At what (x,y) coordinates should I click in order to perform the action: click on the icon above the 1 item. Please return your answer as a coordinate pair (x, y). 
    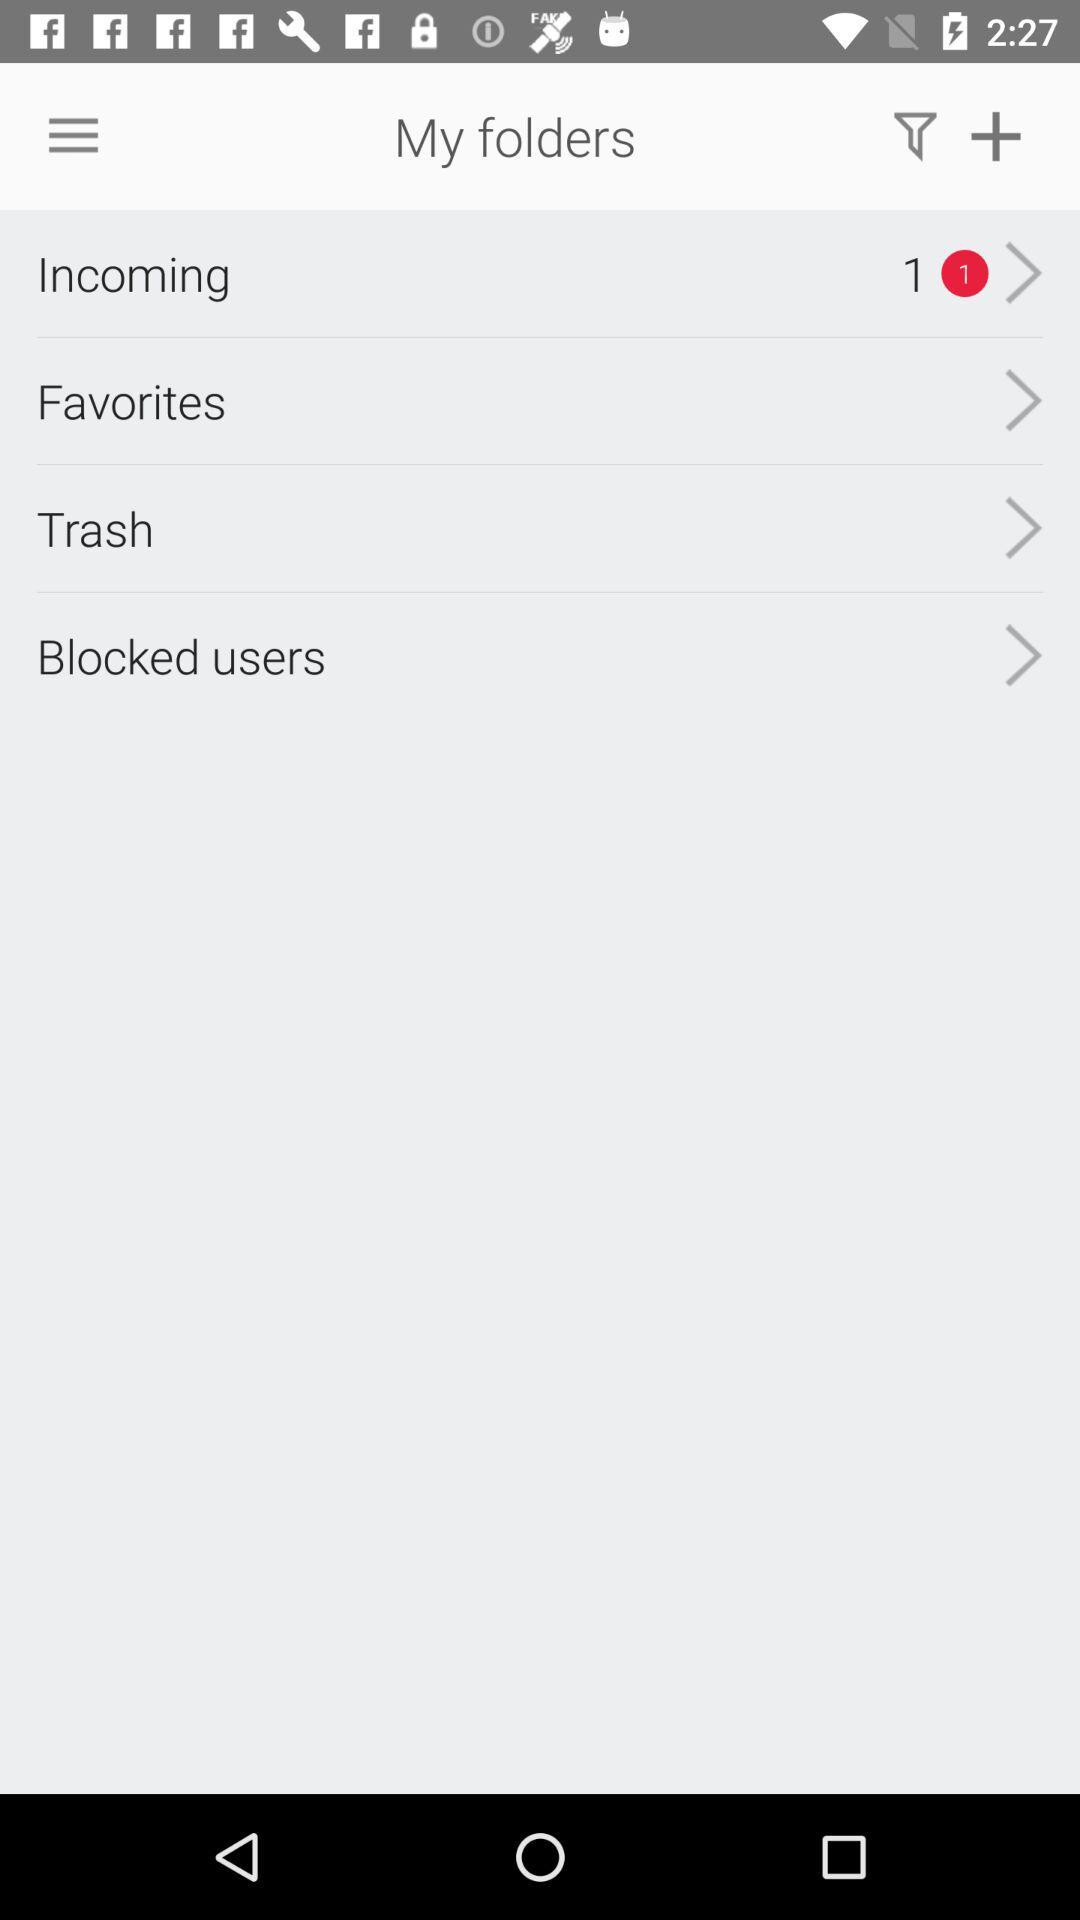
    Looking at the image, I should click on (915, 135).